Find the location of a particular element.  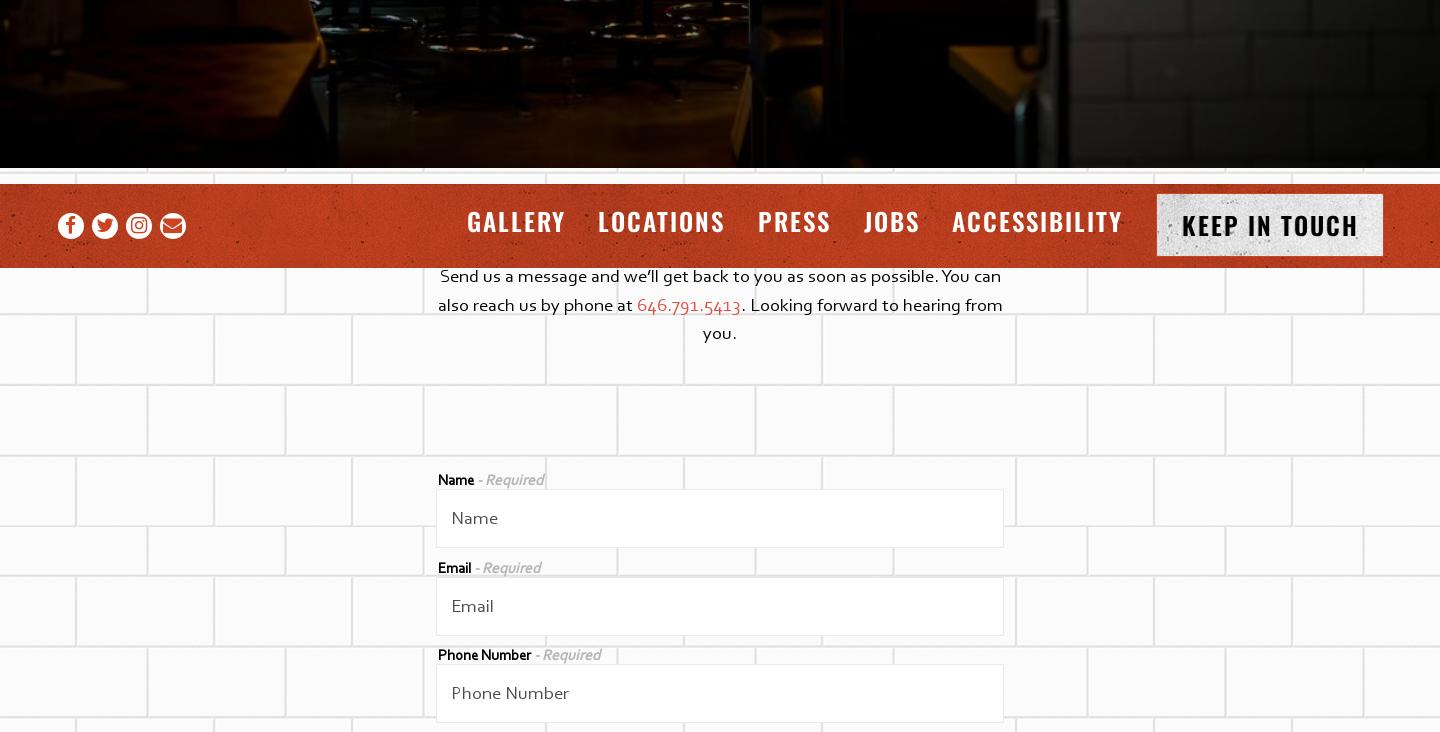

'Press' is located at coordinates (793, 219).